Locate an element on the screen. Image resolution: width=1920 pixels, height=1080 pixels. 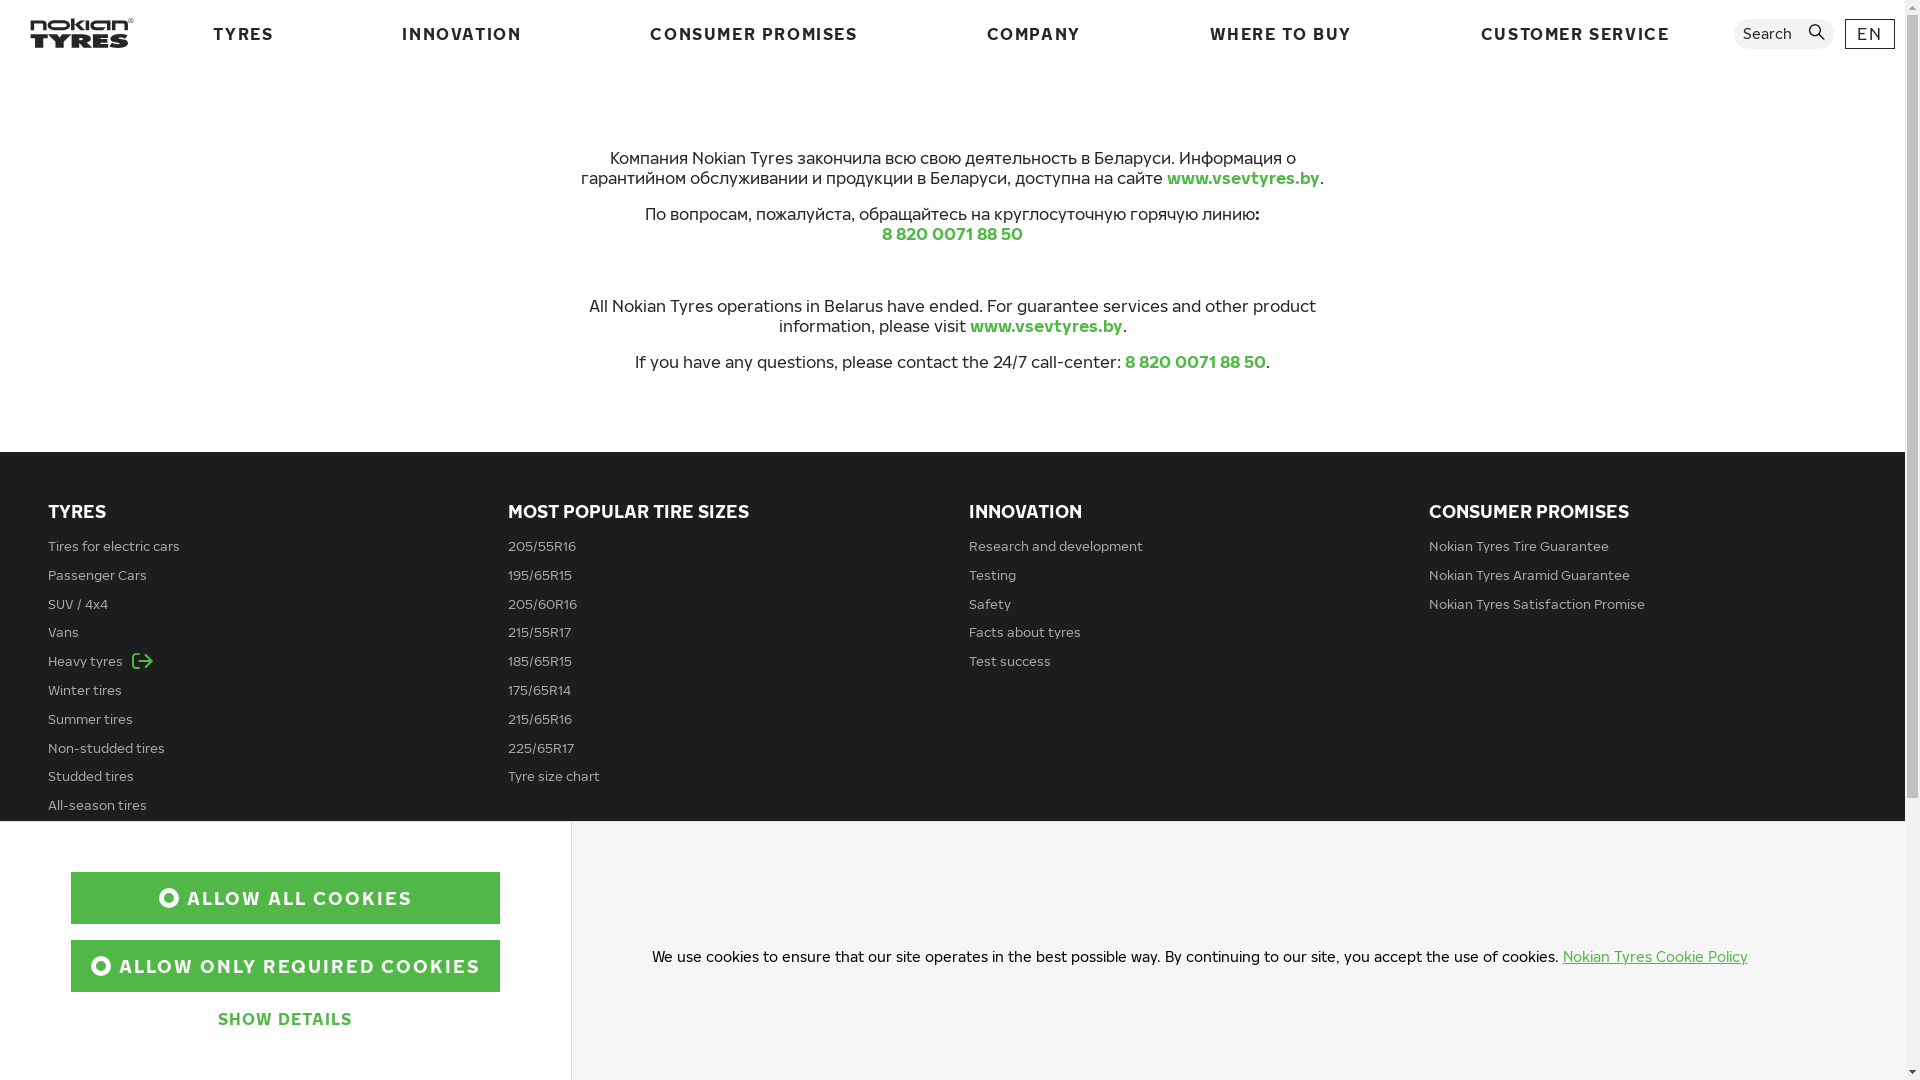
'Studded tires' is located at coordinates (90, 774).